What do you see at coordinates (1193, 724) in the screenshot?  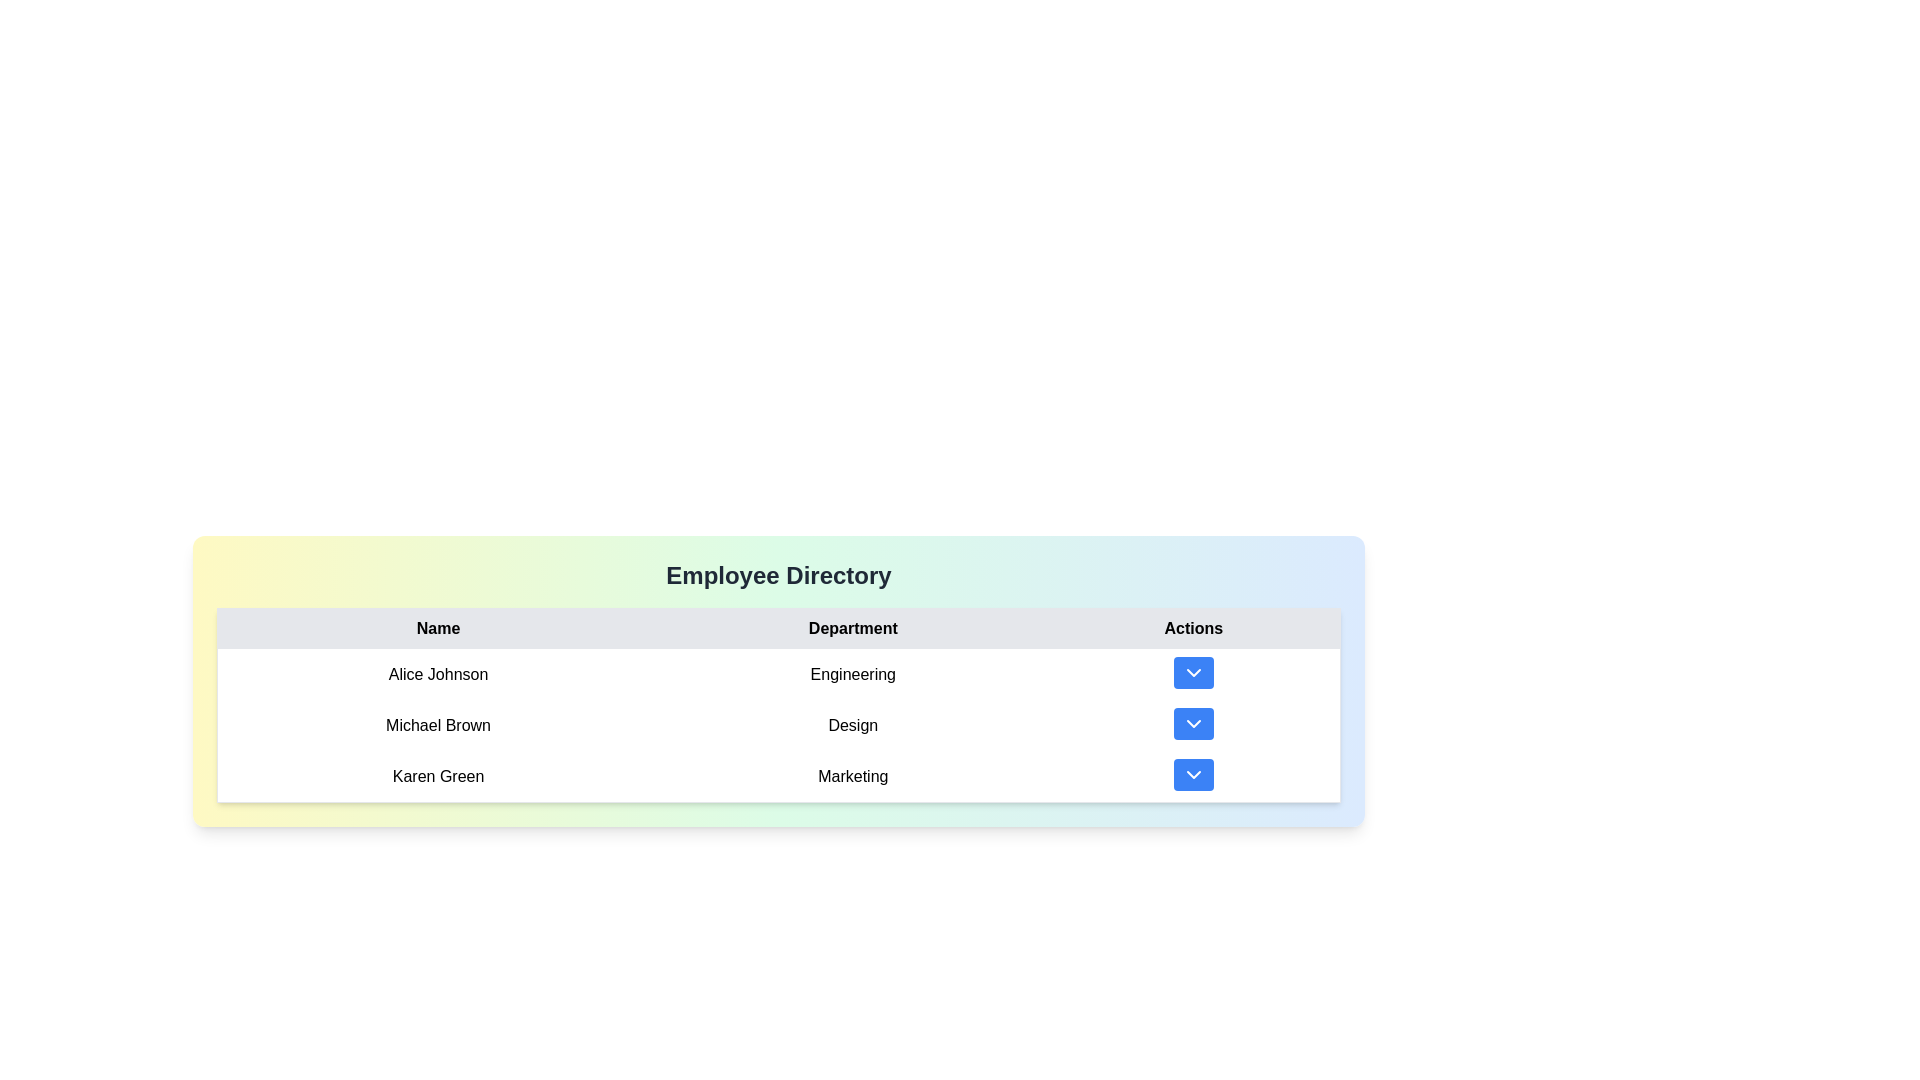 I see `the downward-facing chevron icon in the 'Actions' column of the 'Employee Directory' table for 'Michael Brown' under 'Department Design'` at bounding box center [1193, 724].